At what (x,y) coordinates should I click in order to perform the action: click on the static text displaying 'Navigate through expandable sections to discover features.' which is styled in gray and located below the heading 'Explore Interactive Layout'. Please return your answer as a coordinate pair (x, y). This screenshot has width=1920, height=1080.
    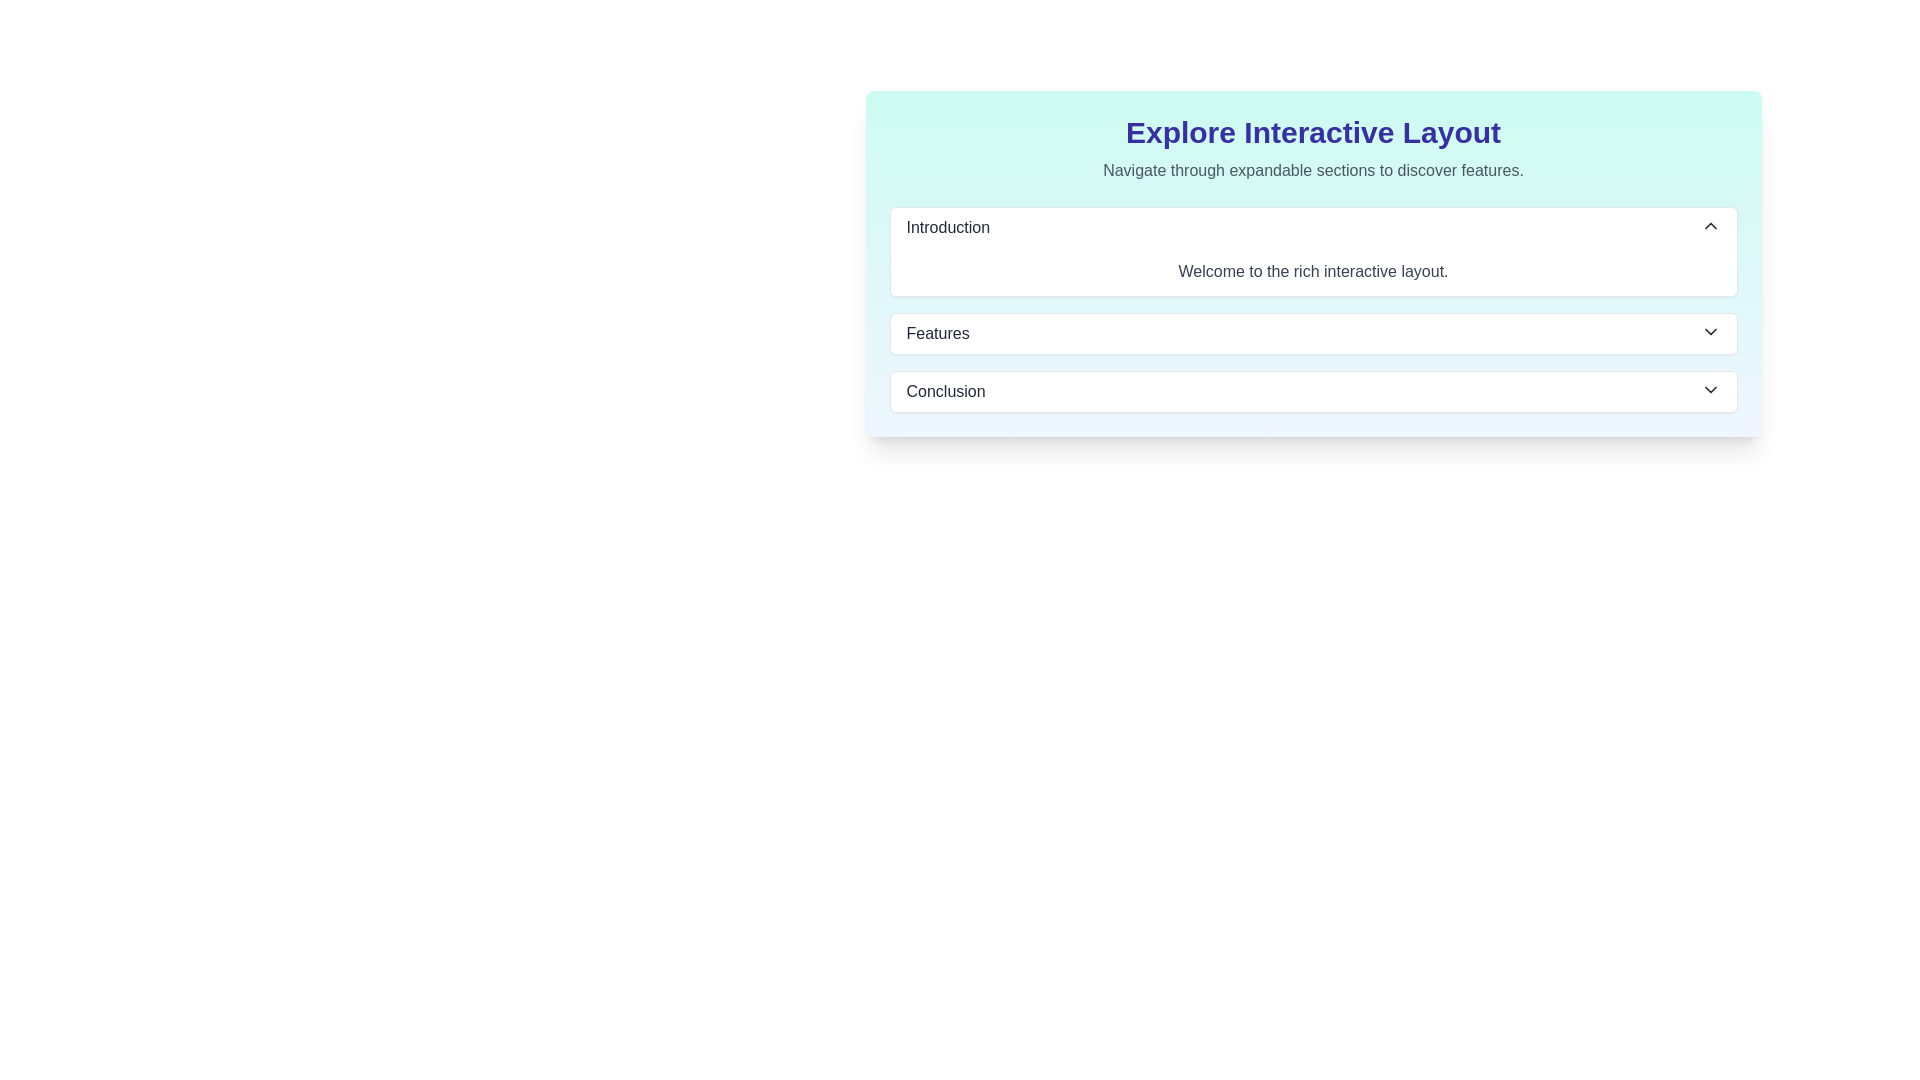
    Looking at the image, I should click on (1313, 169).